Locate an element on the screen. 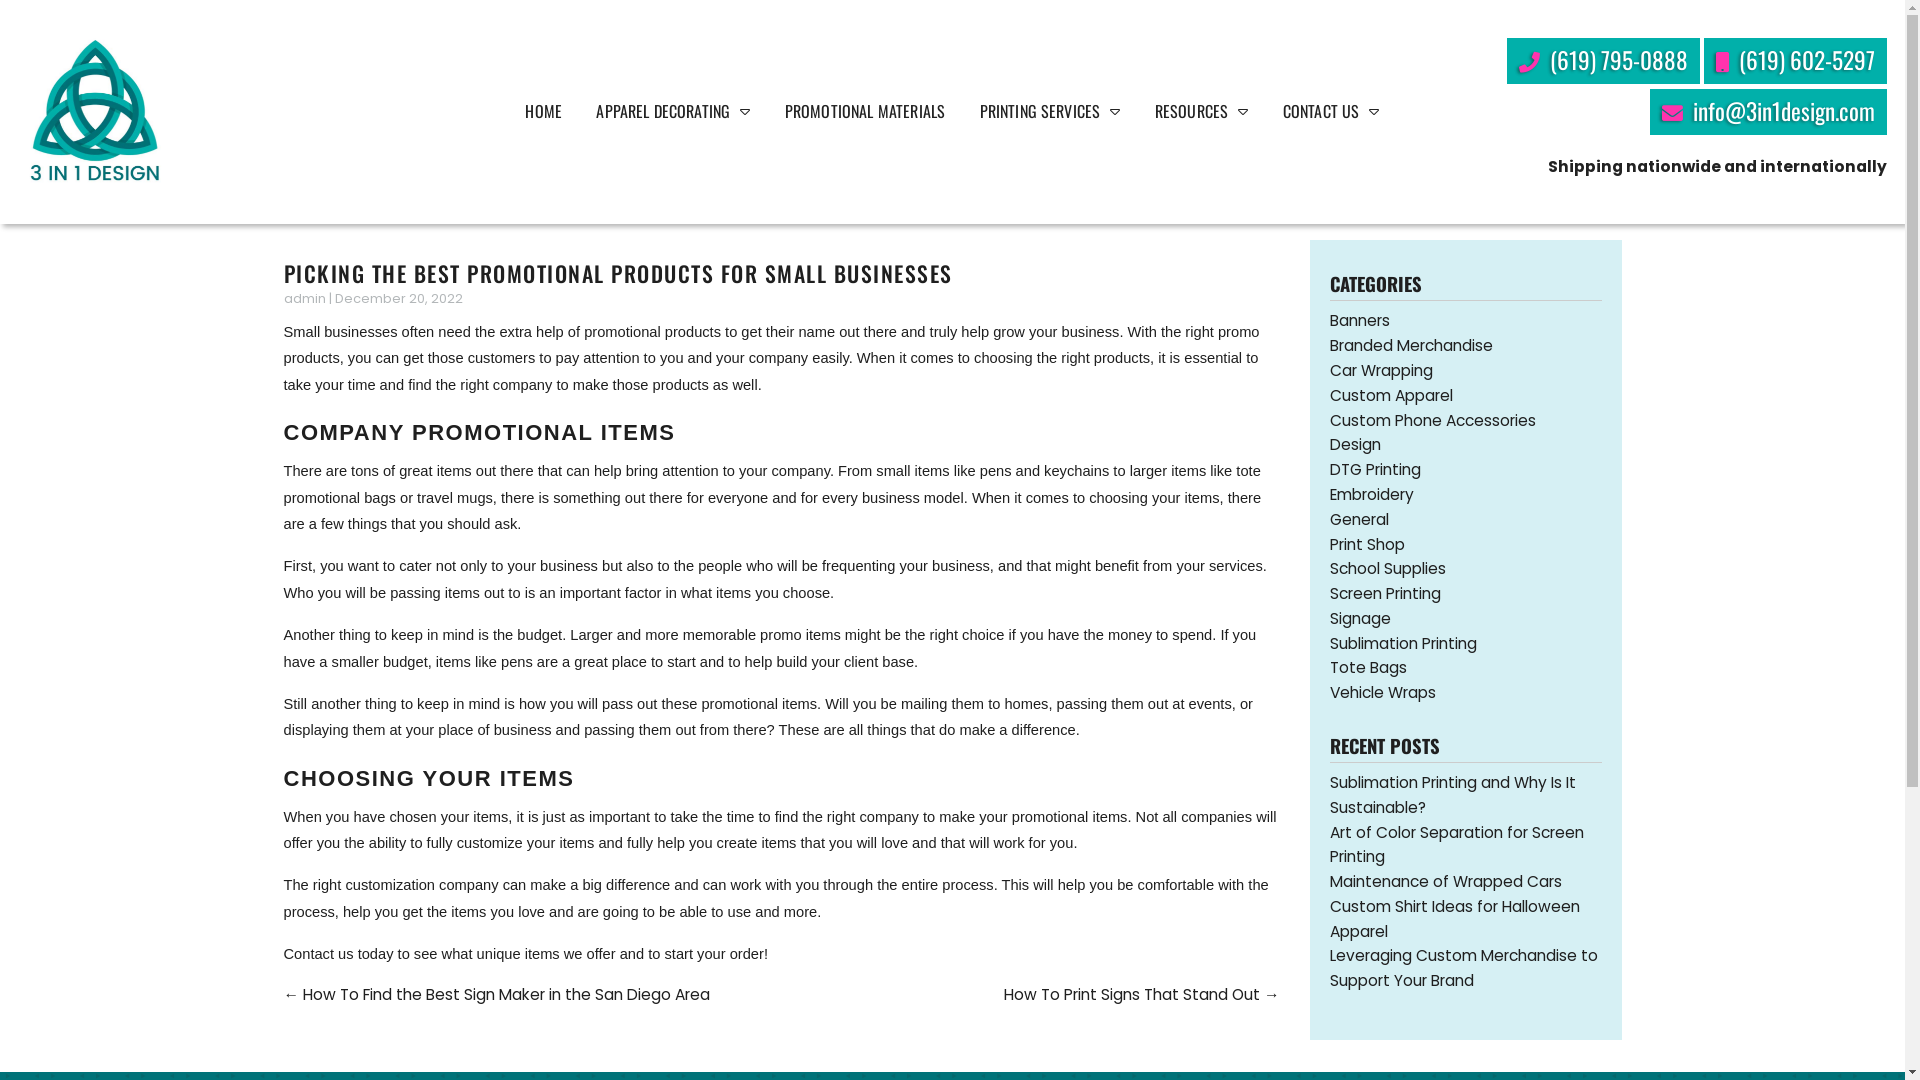 This screenshot has height=1080, width=1920. 'info@3in1design.com' is located at coordinates (1768, 111).